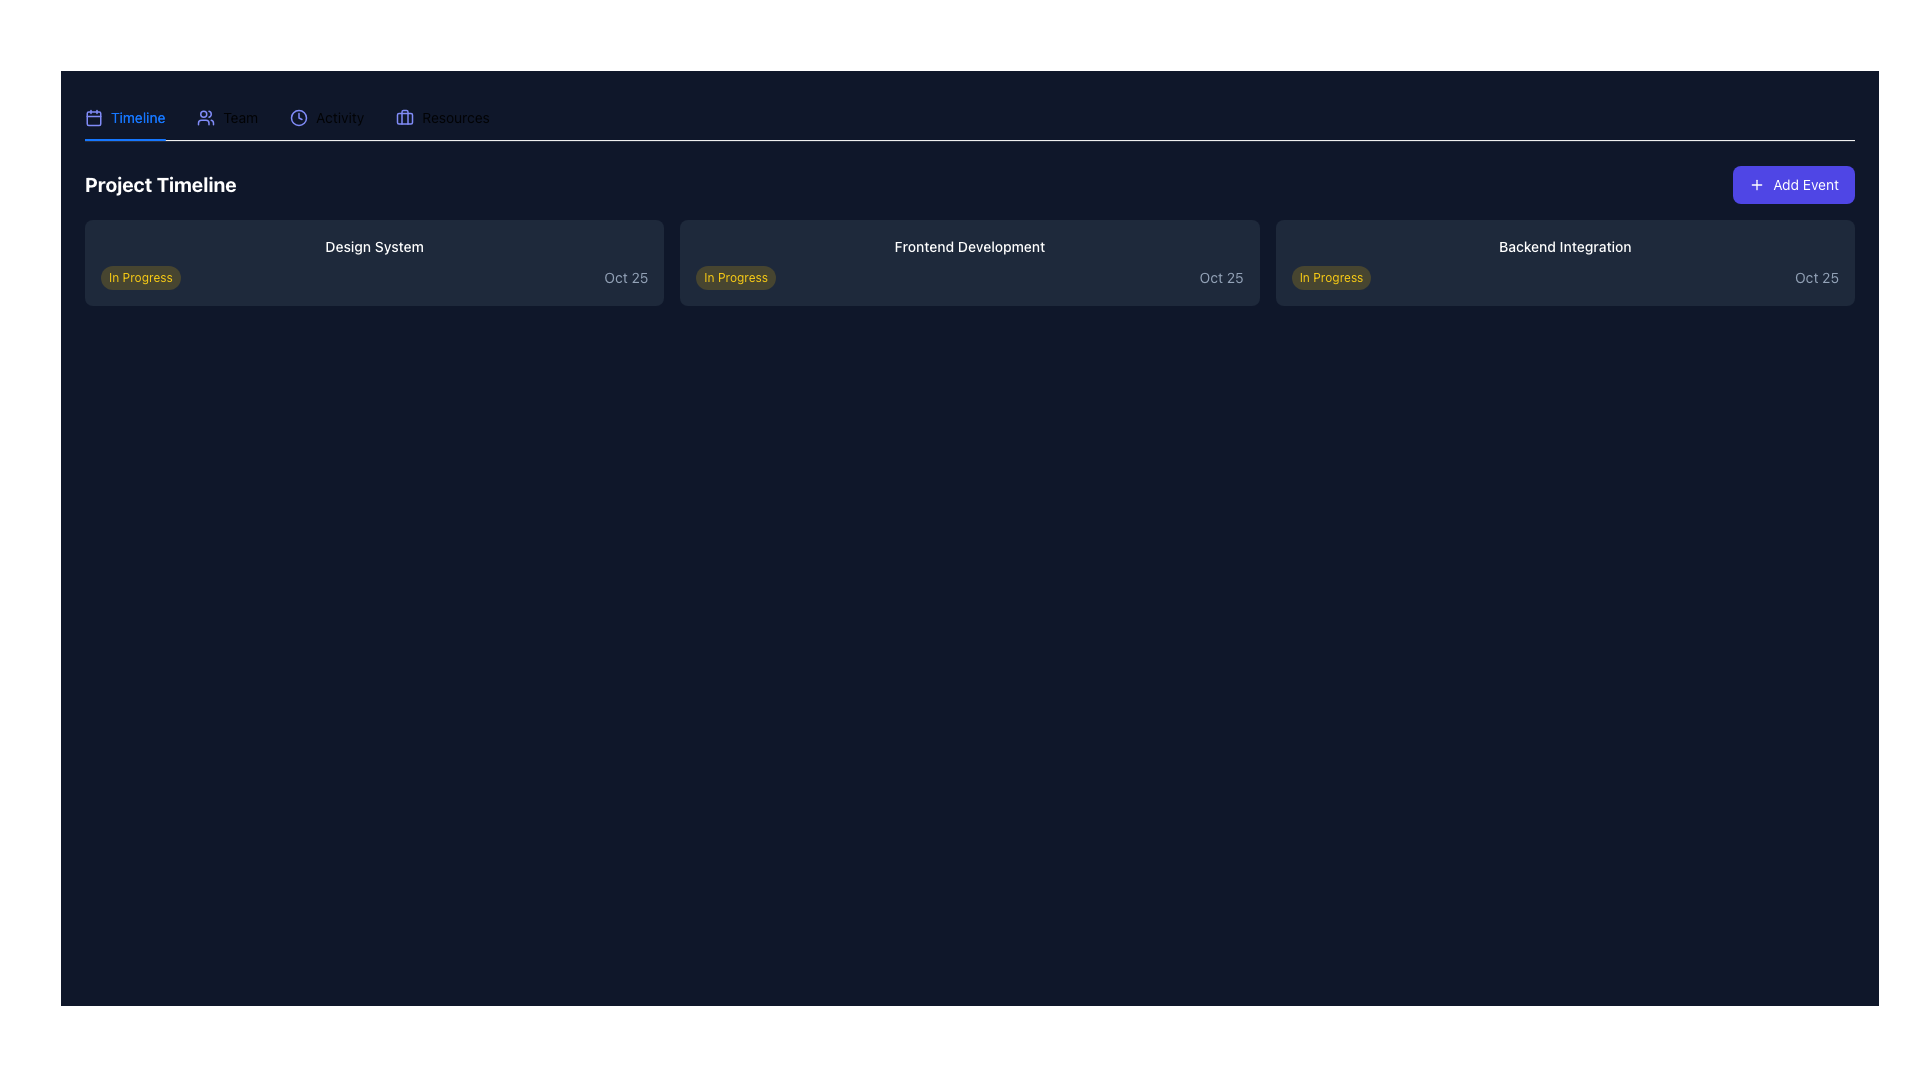  I want to click on the 'Timeline' text label located in the upper navigation bar, so click(137, 118).